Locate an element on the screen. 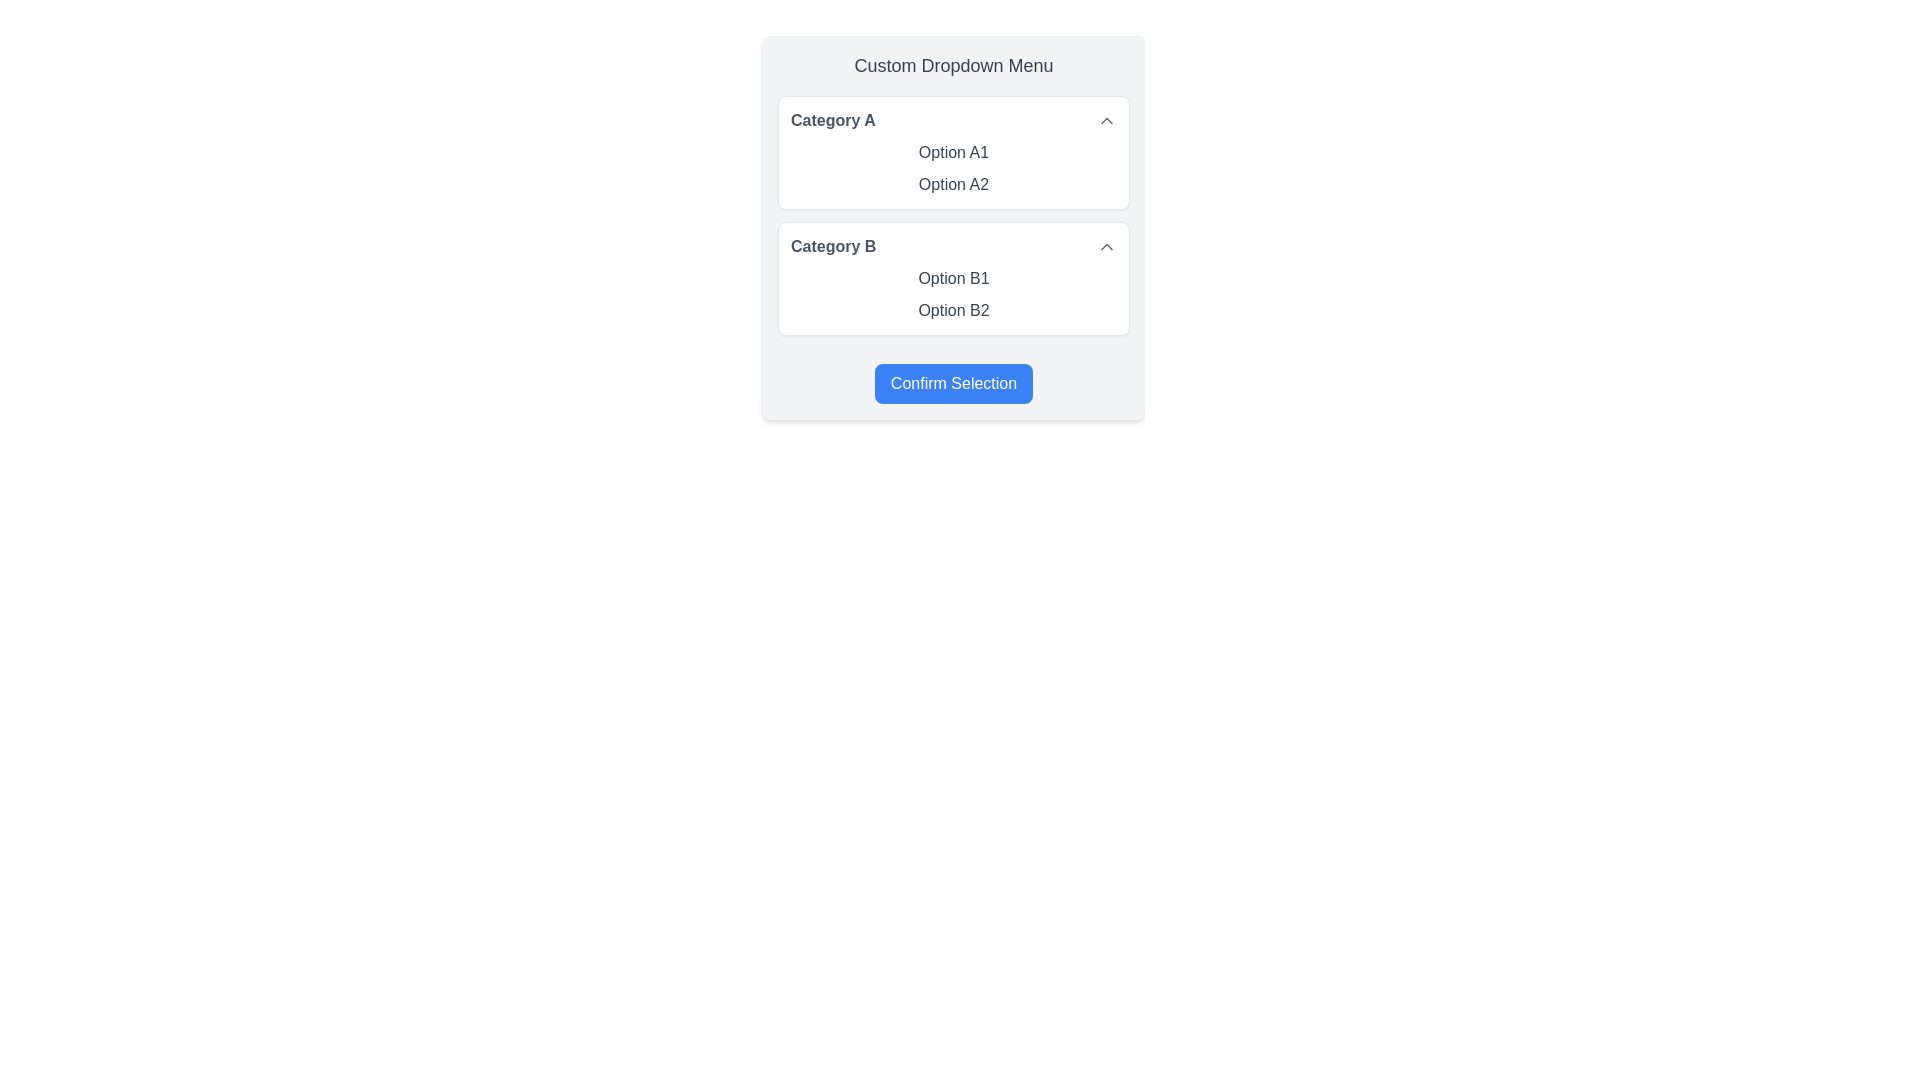 The image size is (1920, 1080). the 'Confirm Selection' button, which is a rectangular button with rounded corners, blue background, and white bold text, located at the bottom of the dropdown menu interface is located at coordinates (953, 384).